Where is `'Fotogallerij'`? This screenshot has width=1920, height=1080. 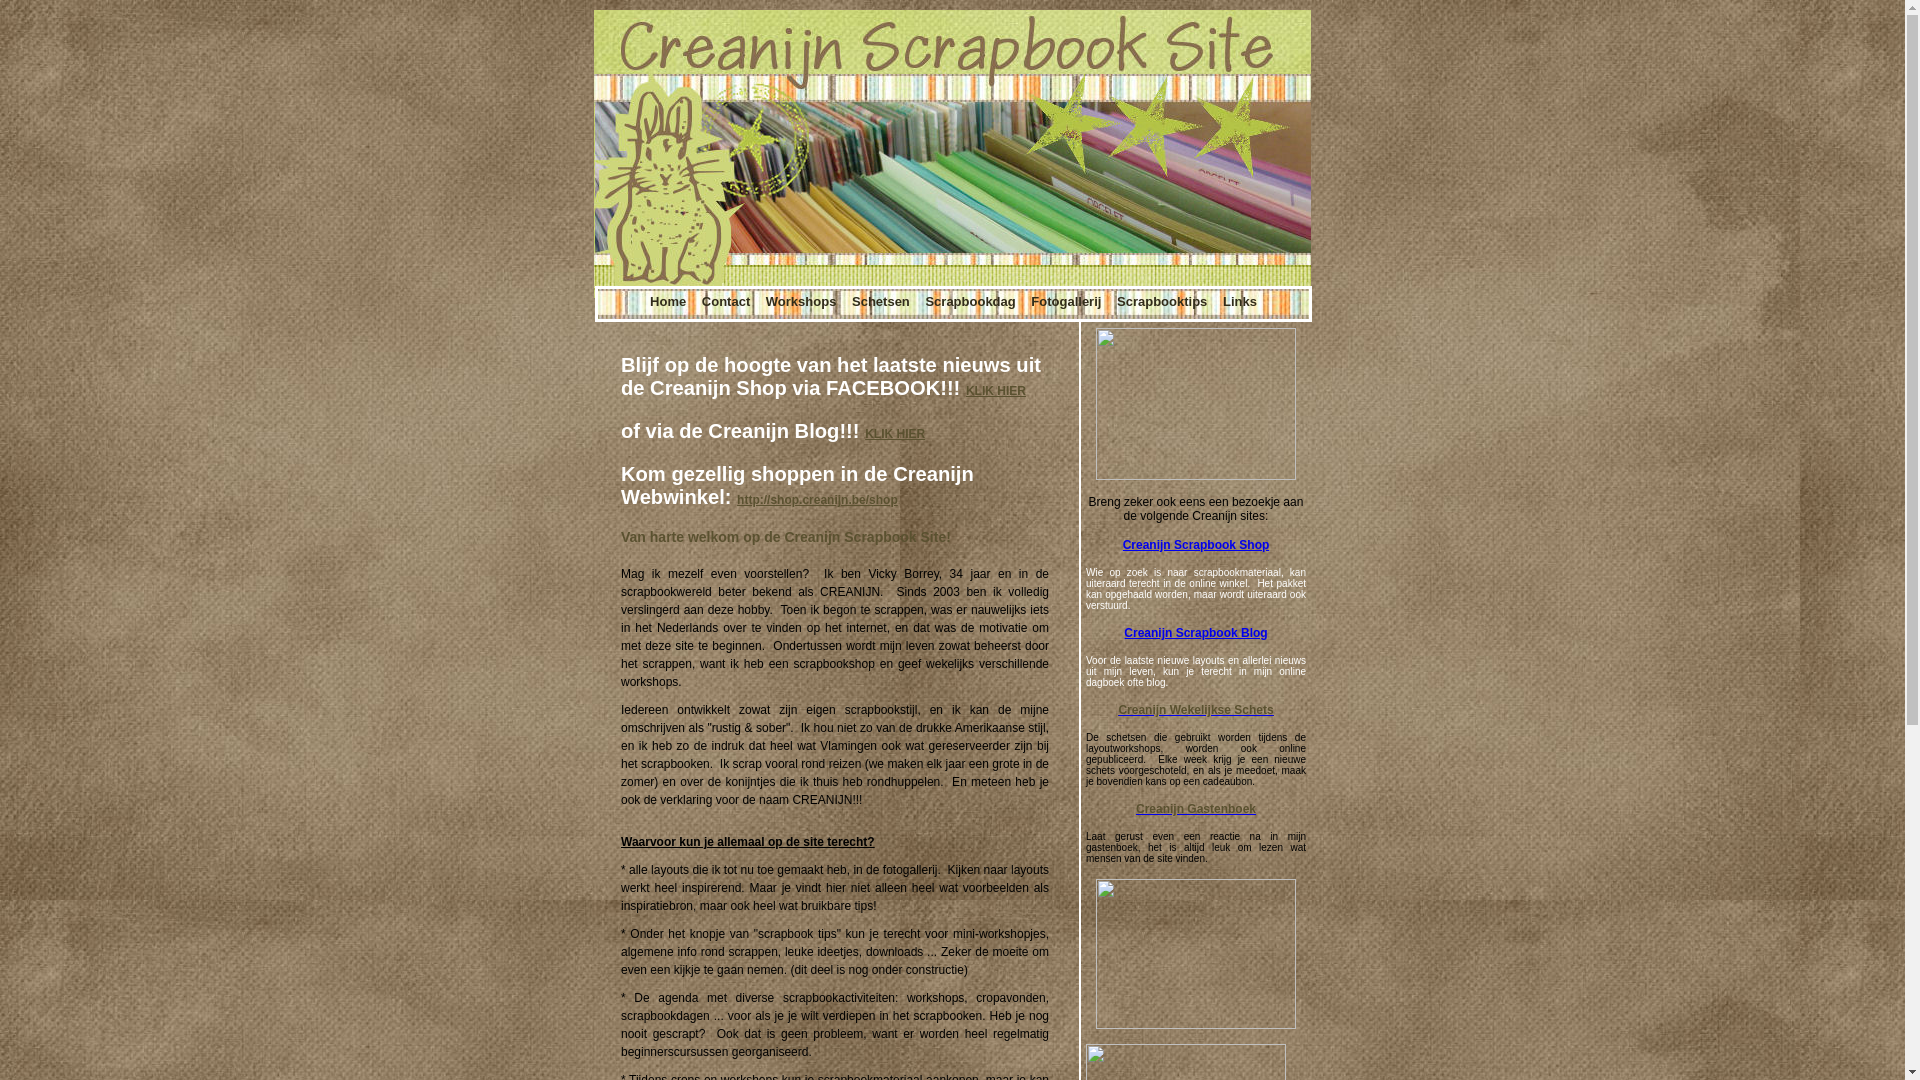 'Fotogallerij' is located at coordinates (1067, 301).